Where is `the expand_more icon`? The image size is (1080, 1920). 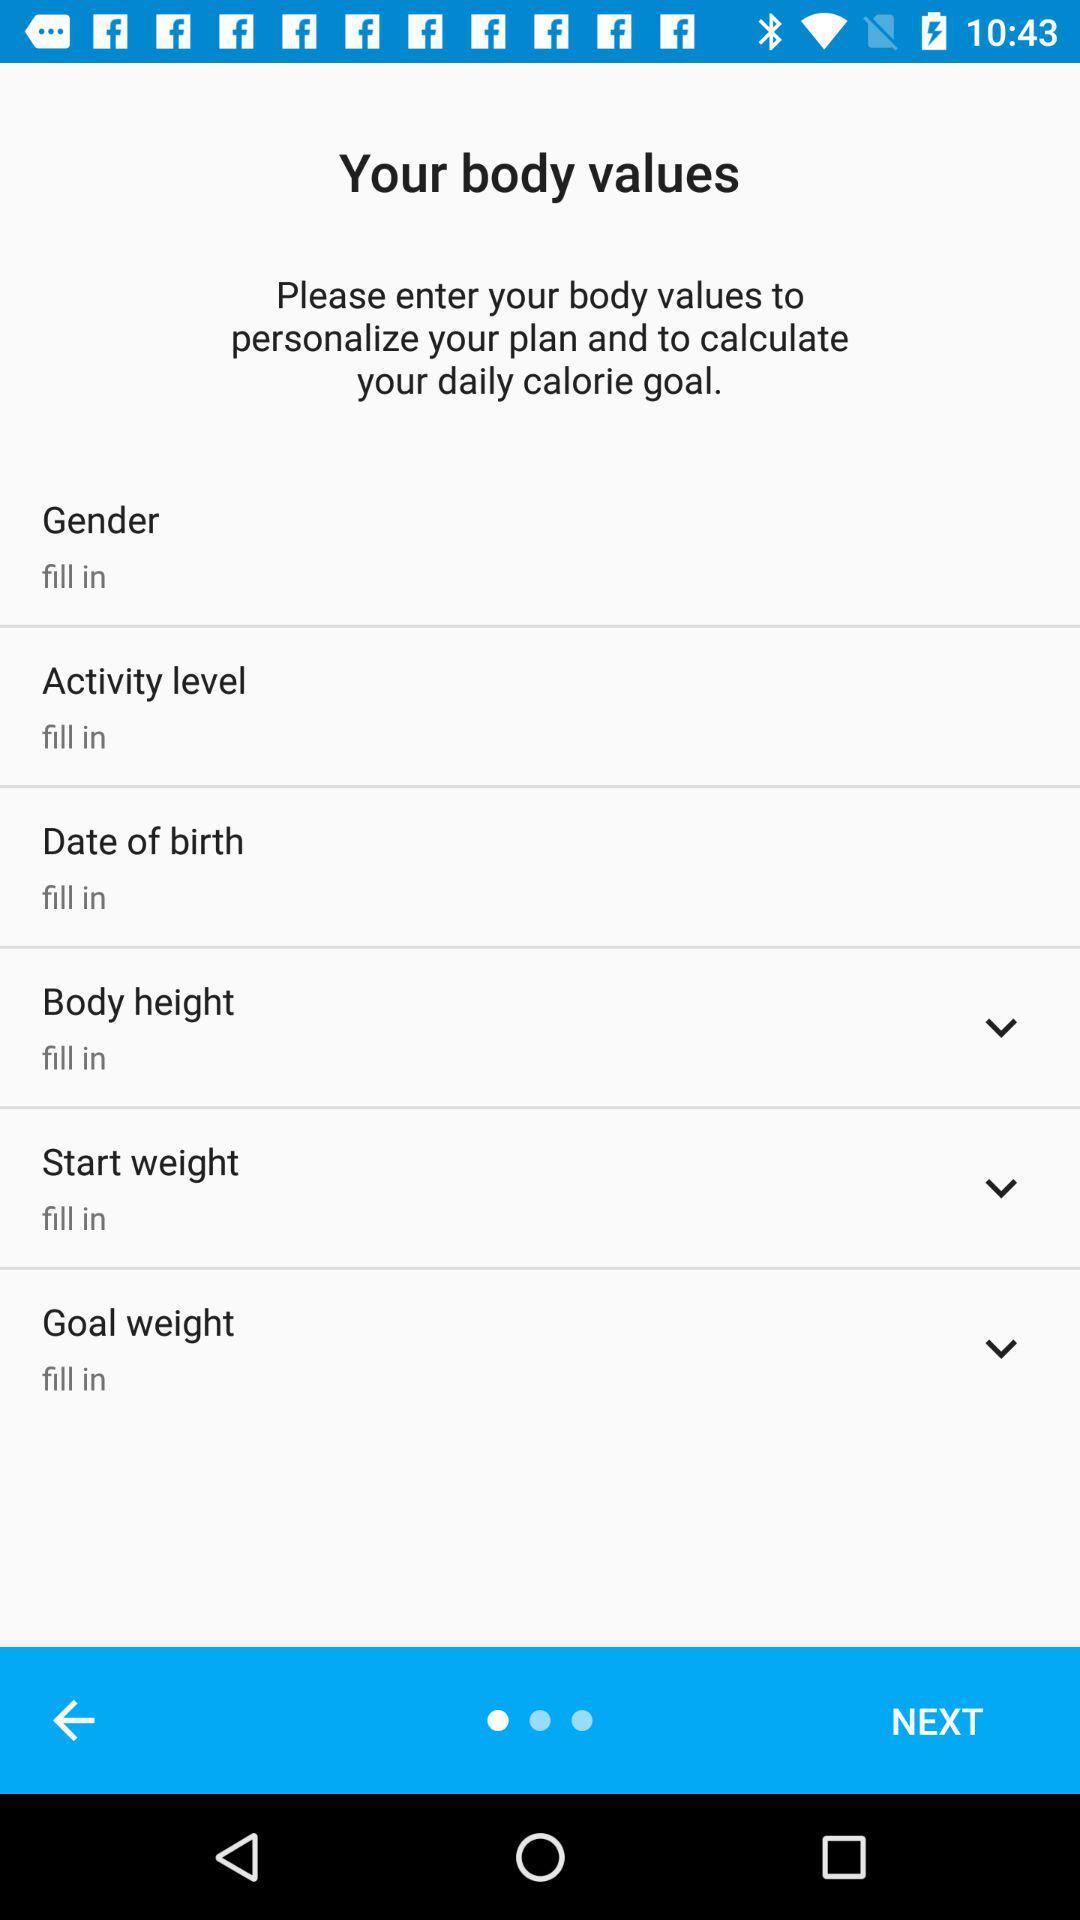 the expand_more icon is located at coordinates (1001, 1188).